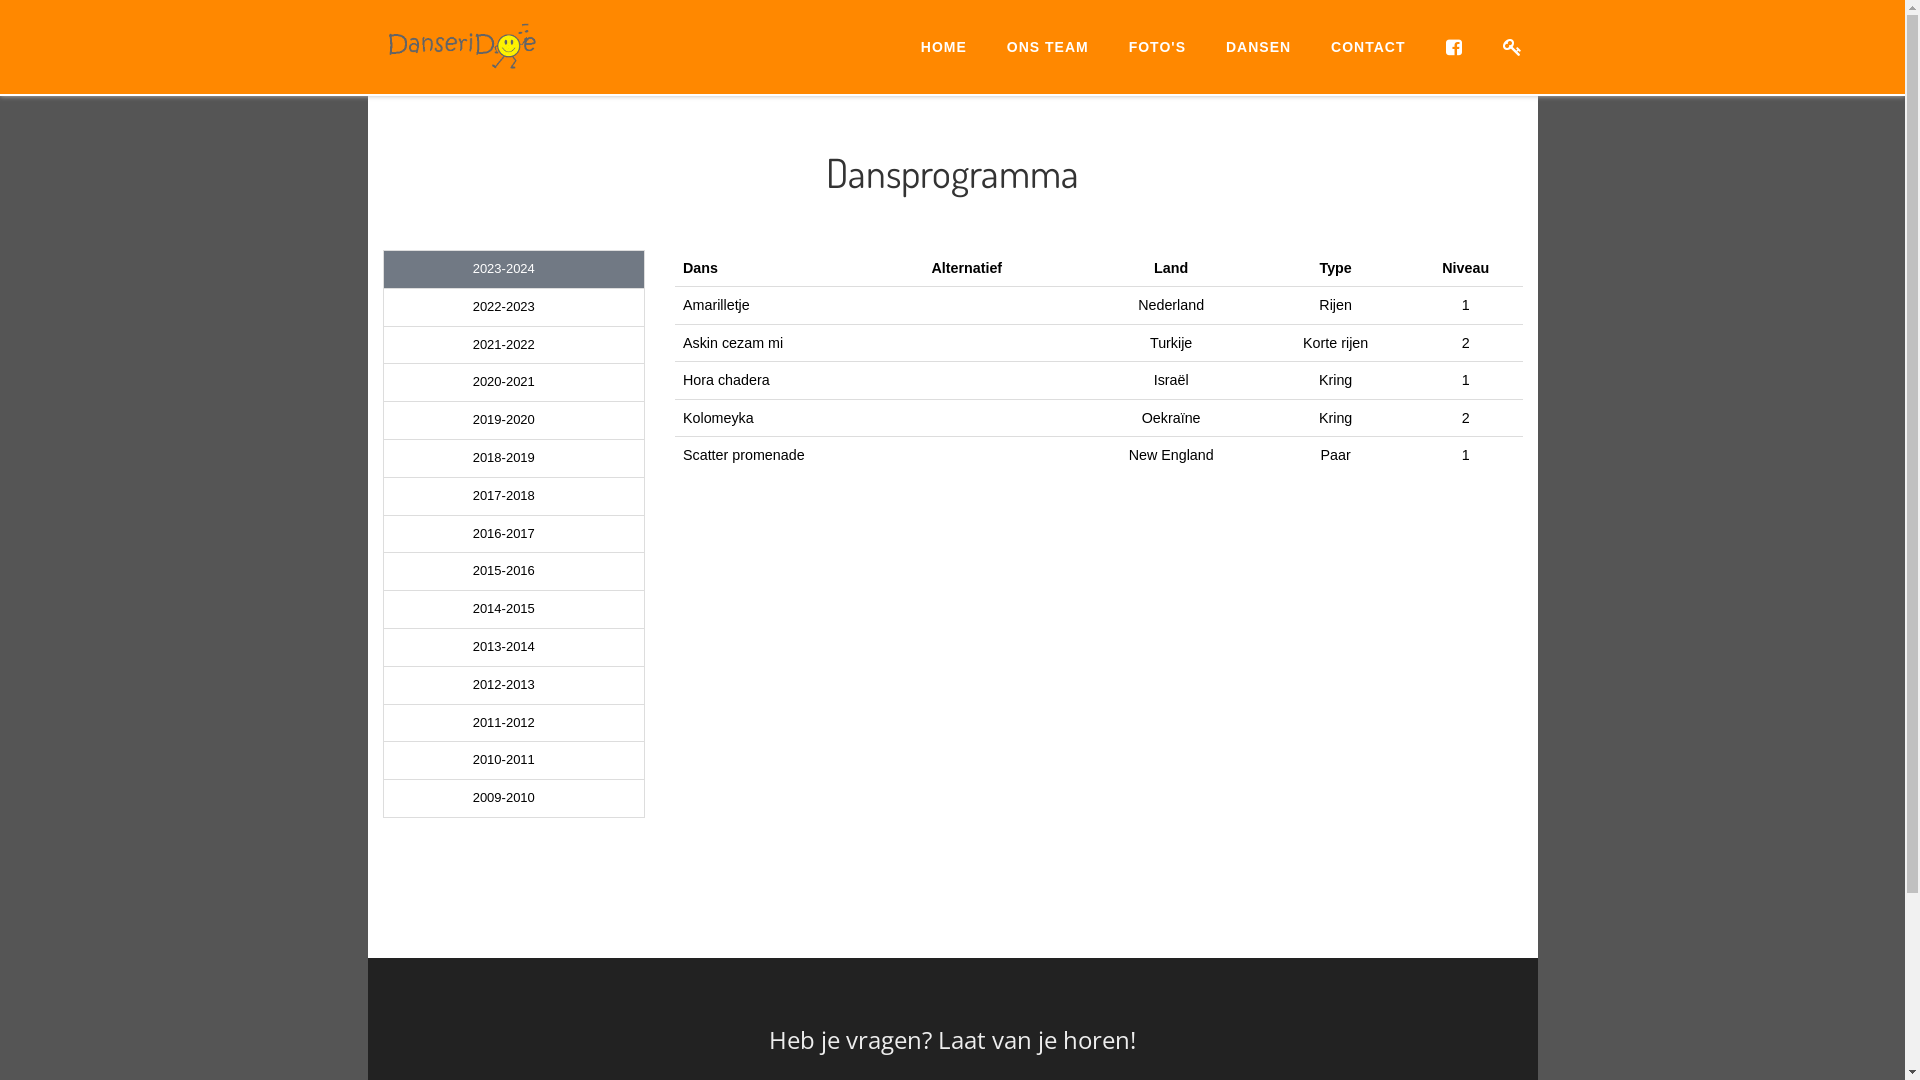 The height and width of the screenshot is (1080, 1920). I want to click on '2016-2017', so click(384, 533).